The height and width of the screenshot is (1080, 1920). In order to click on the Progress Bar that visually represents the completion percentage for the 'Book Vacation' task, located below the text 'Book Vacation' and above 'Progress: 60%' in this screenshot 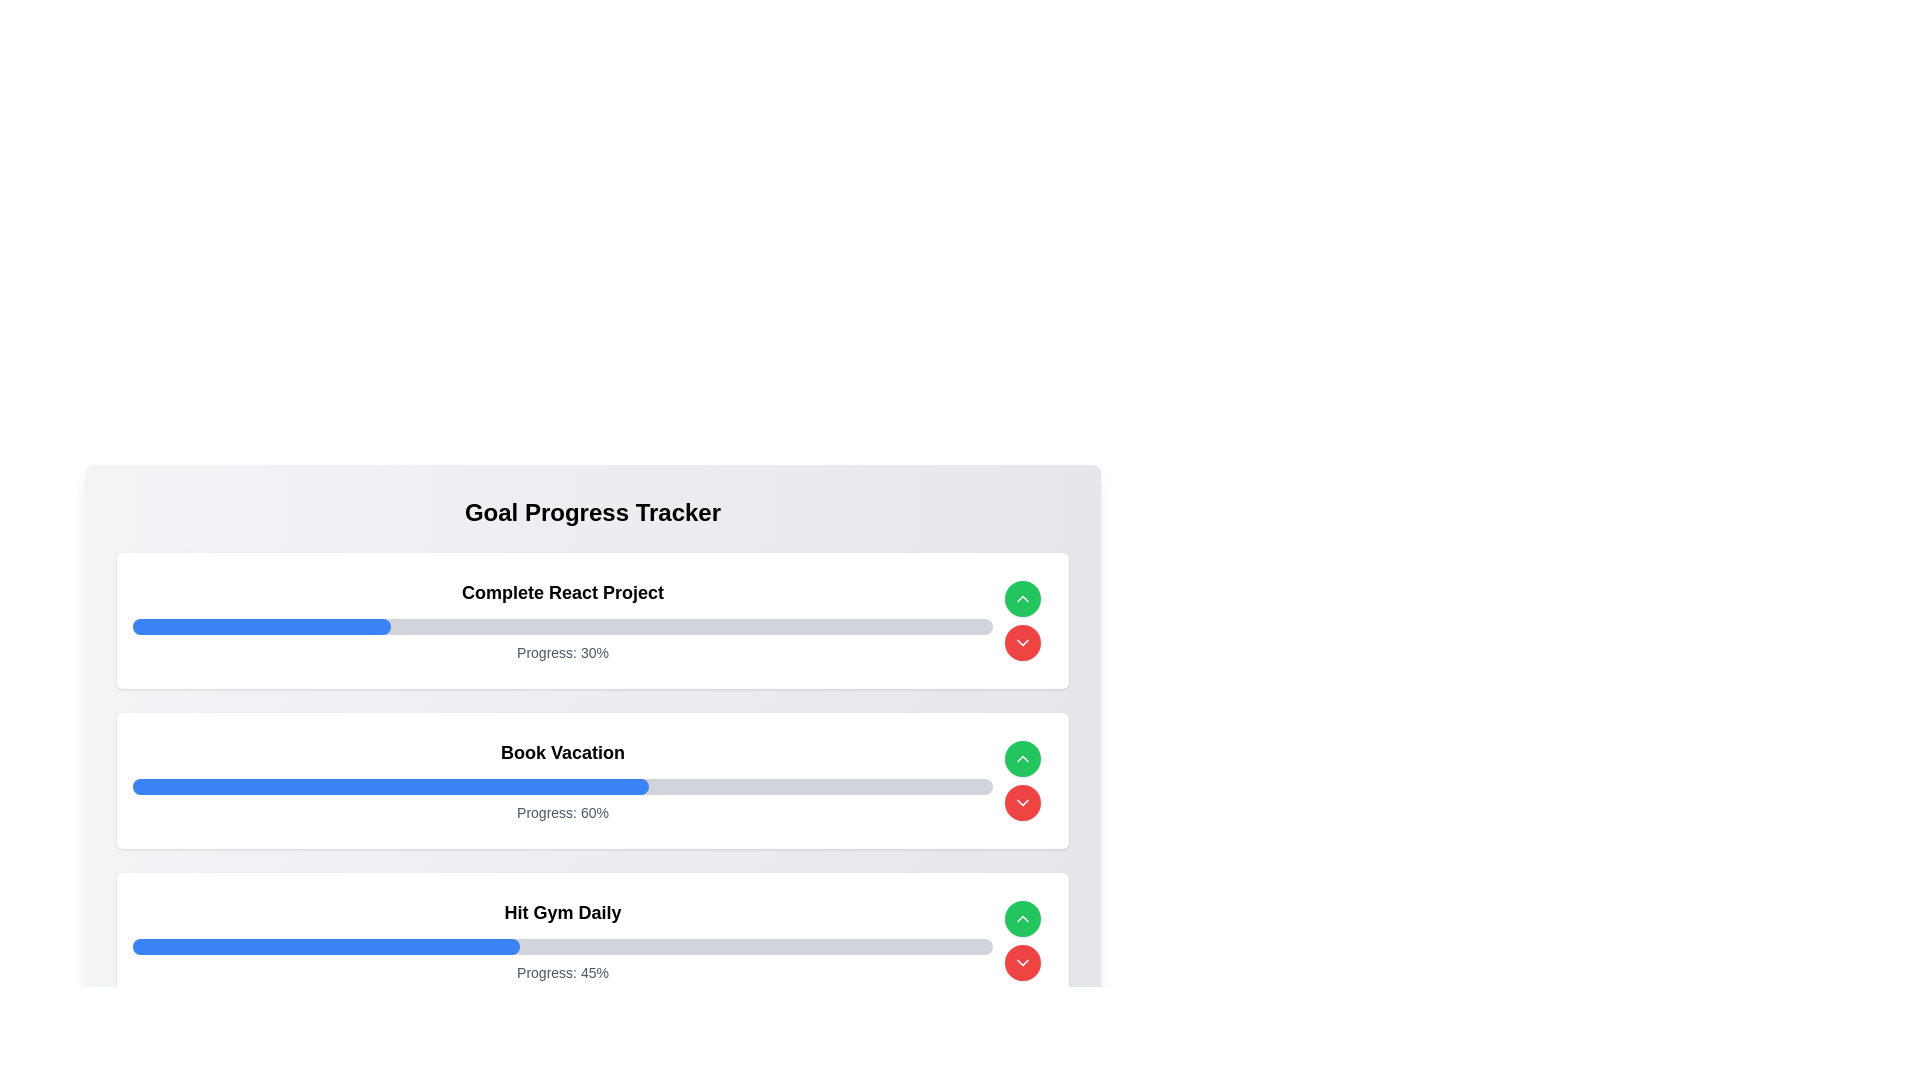, I will do `click(561, 785)`.